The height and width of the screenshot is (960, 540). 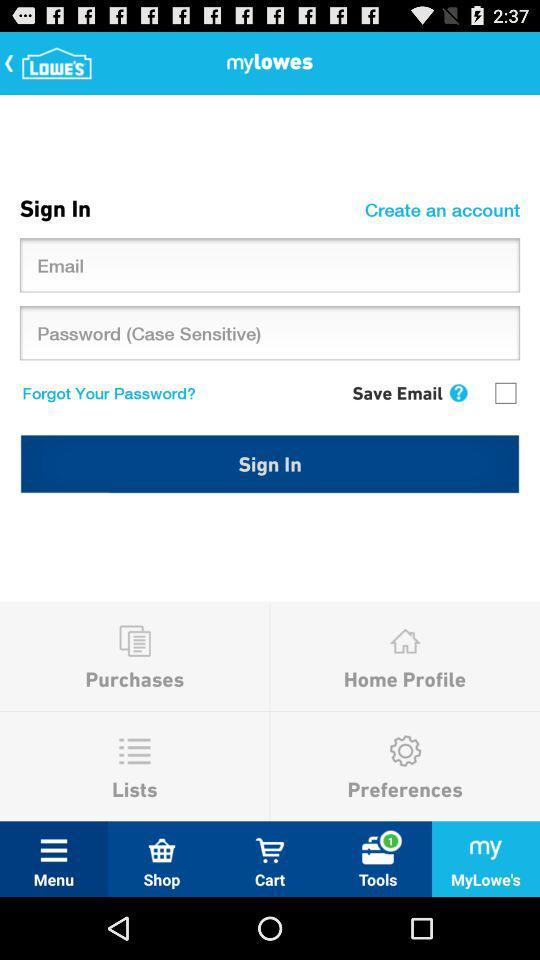 What do you see at coordinates (104, 391) in the screenshot?
I see `the forgot your password? icon` at bounding box center [104, 391].